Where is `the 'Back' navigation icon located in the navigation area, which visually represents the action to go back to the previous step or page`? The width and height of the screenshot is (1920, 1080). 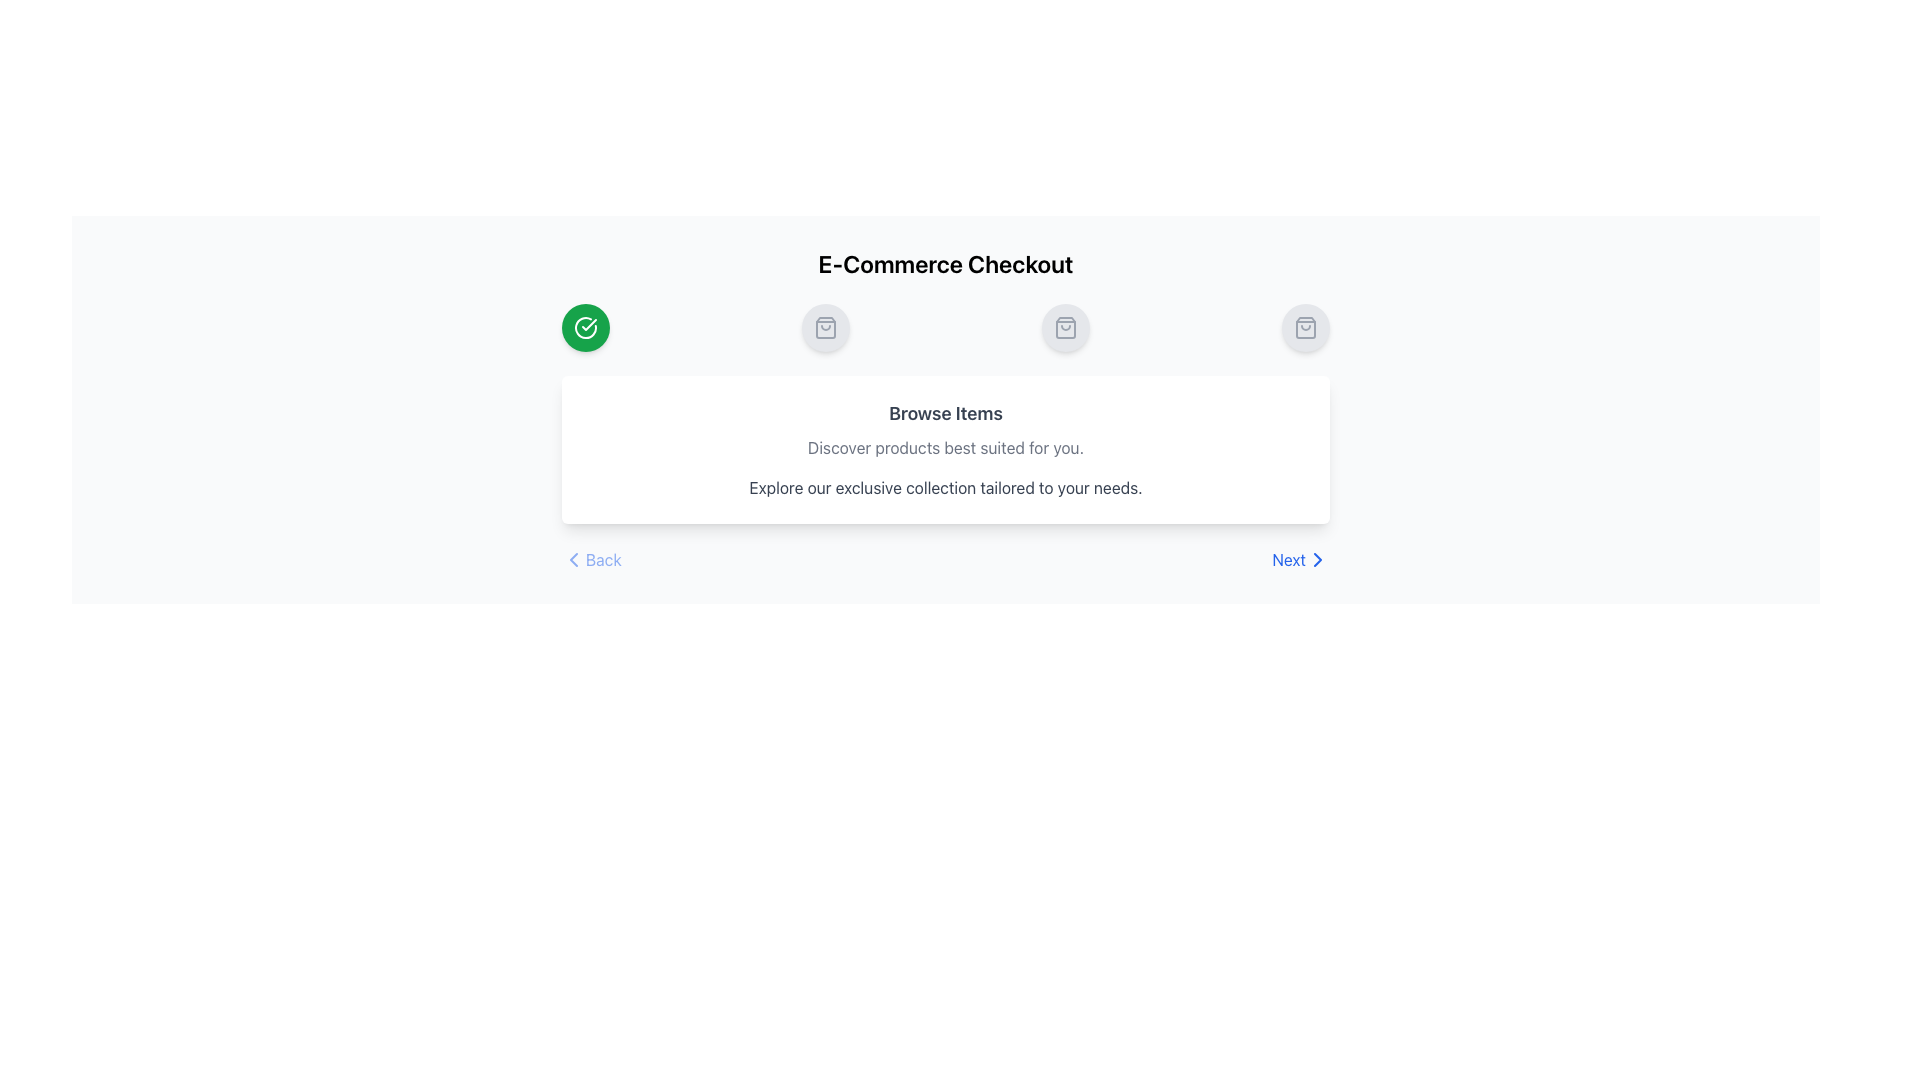 the 'Back' navigation icon located in the navigation area, which visually represents the action to go back to the previous step or page is located at coordinates (573, 559).